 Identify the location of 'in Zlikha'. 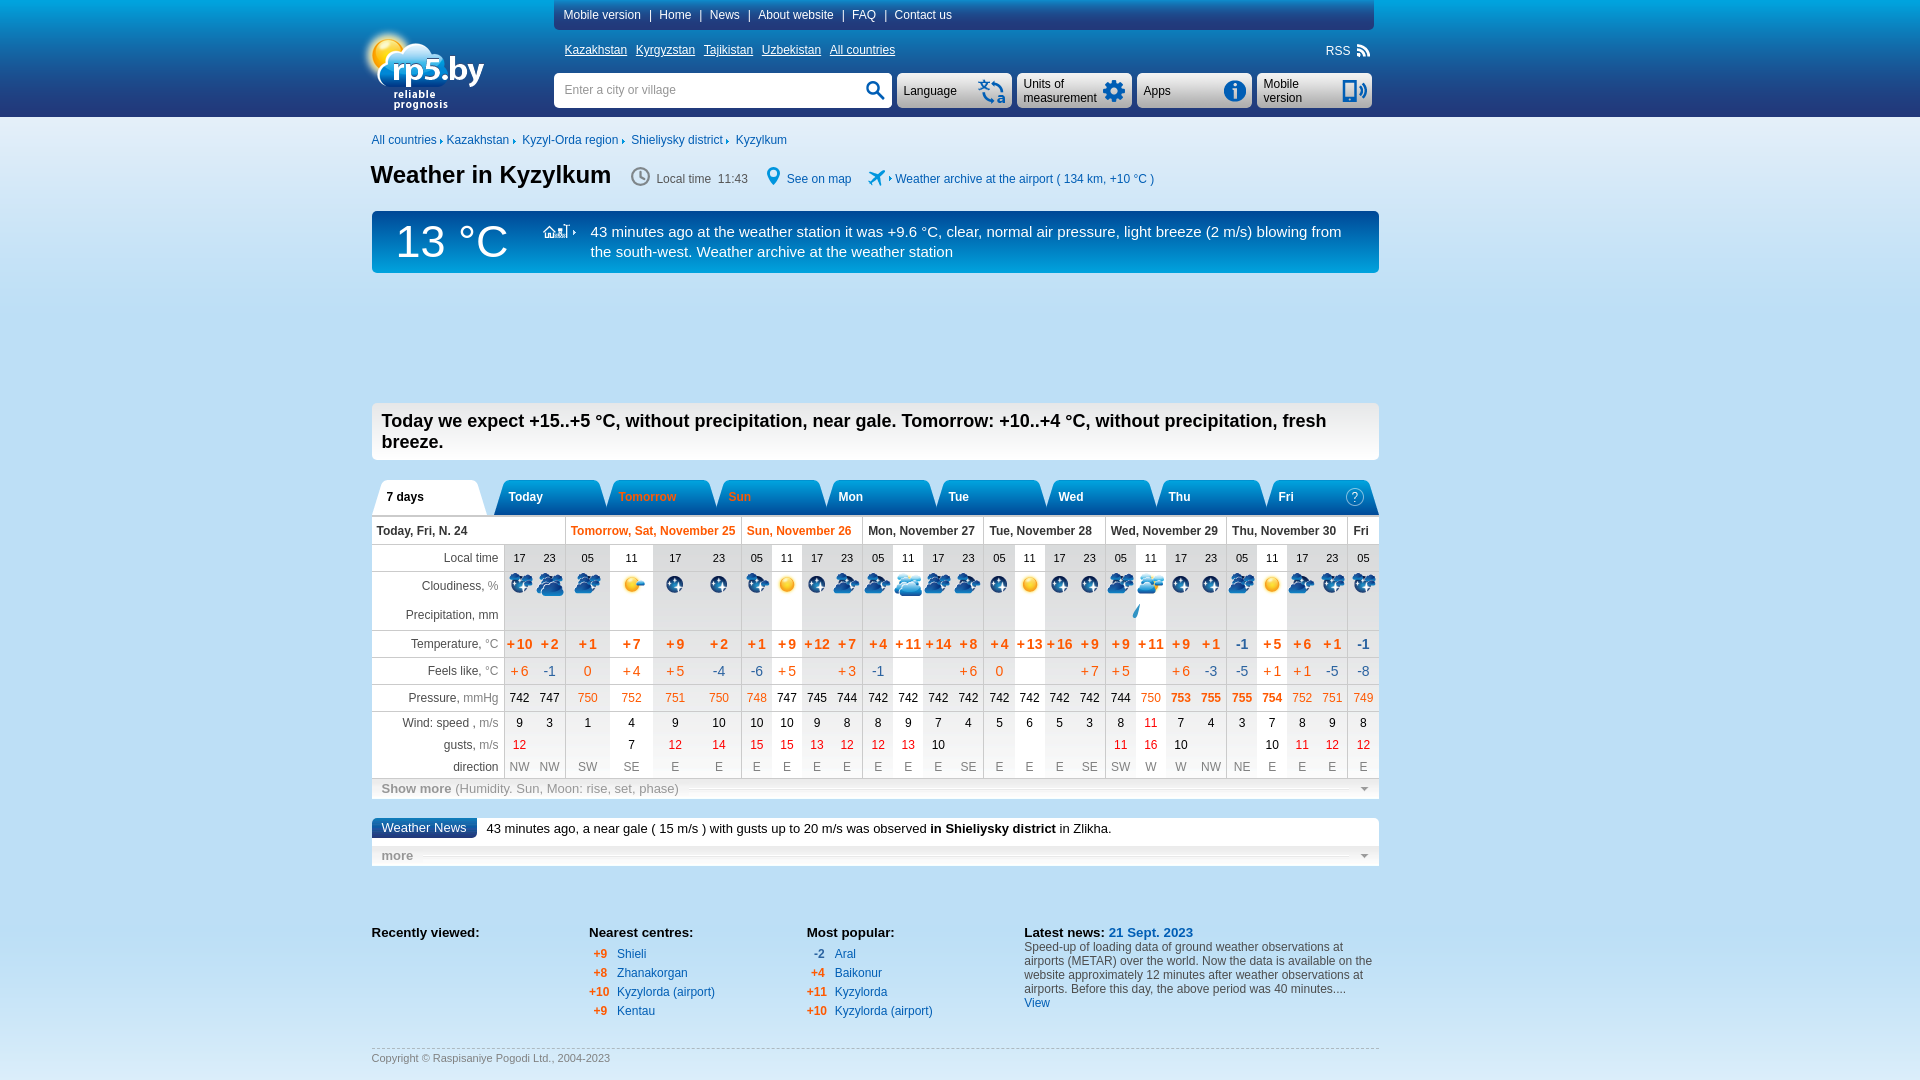
(1083, 828).